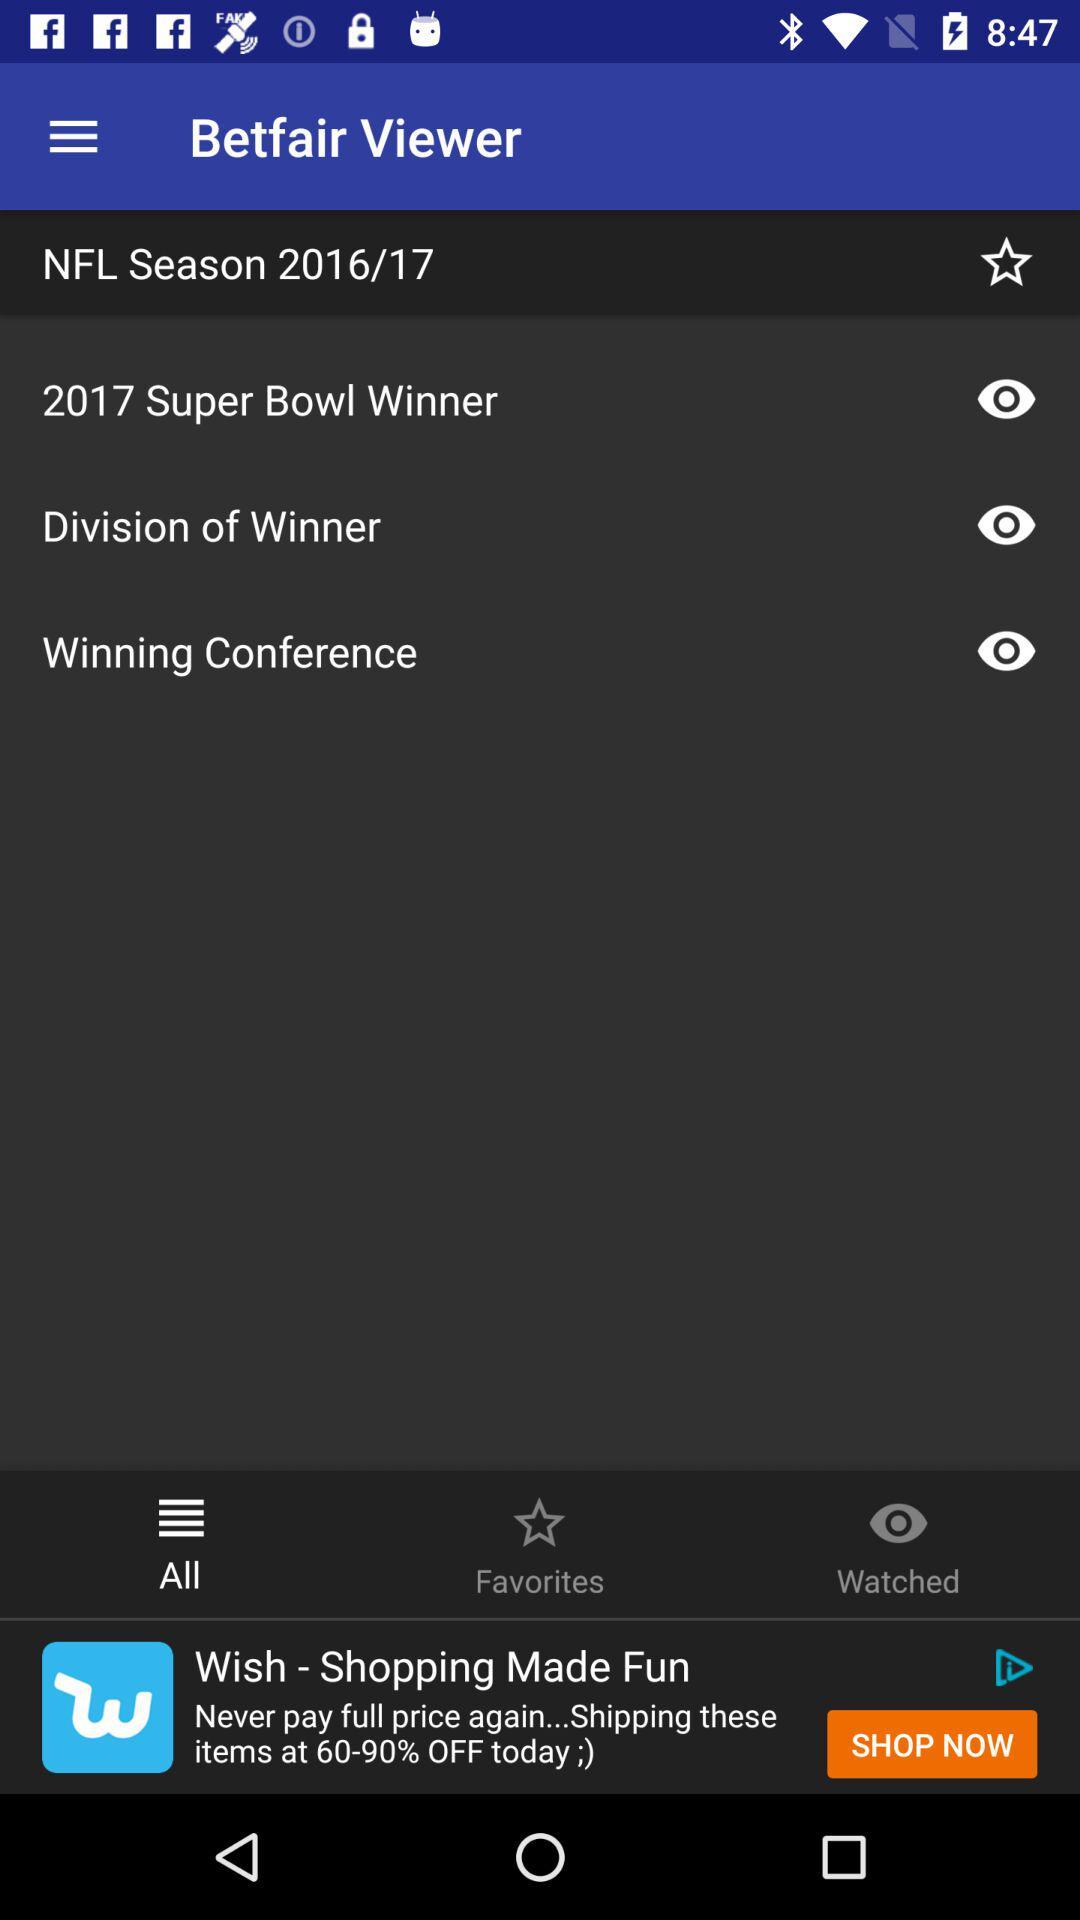 Image resolution: width=1080 pixels, height=1920 pixels. What do you see at coordinates (1006, 524) in the screenshot?
I see `the icon on the right side of division of winner` at bounding box center [1006, 524].